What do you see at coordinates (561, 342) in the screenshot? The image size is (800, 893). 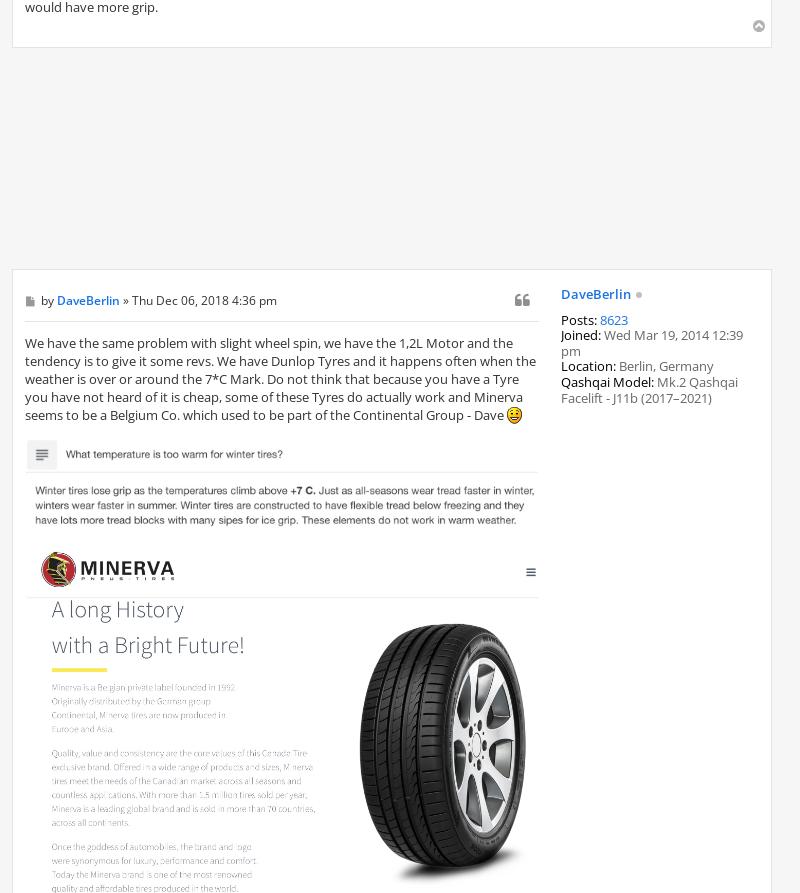 I see `'Wed Mar 19, 2014 12:39 pm'` at bounding box center [561, 342].